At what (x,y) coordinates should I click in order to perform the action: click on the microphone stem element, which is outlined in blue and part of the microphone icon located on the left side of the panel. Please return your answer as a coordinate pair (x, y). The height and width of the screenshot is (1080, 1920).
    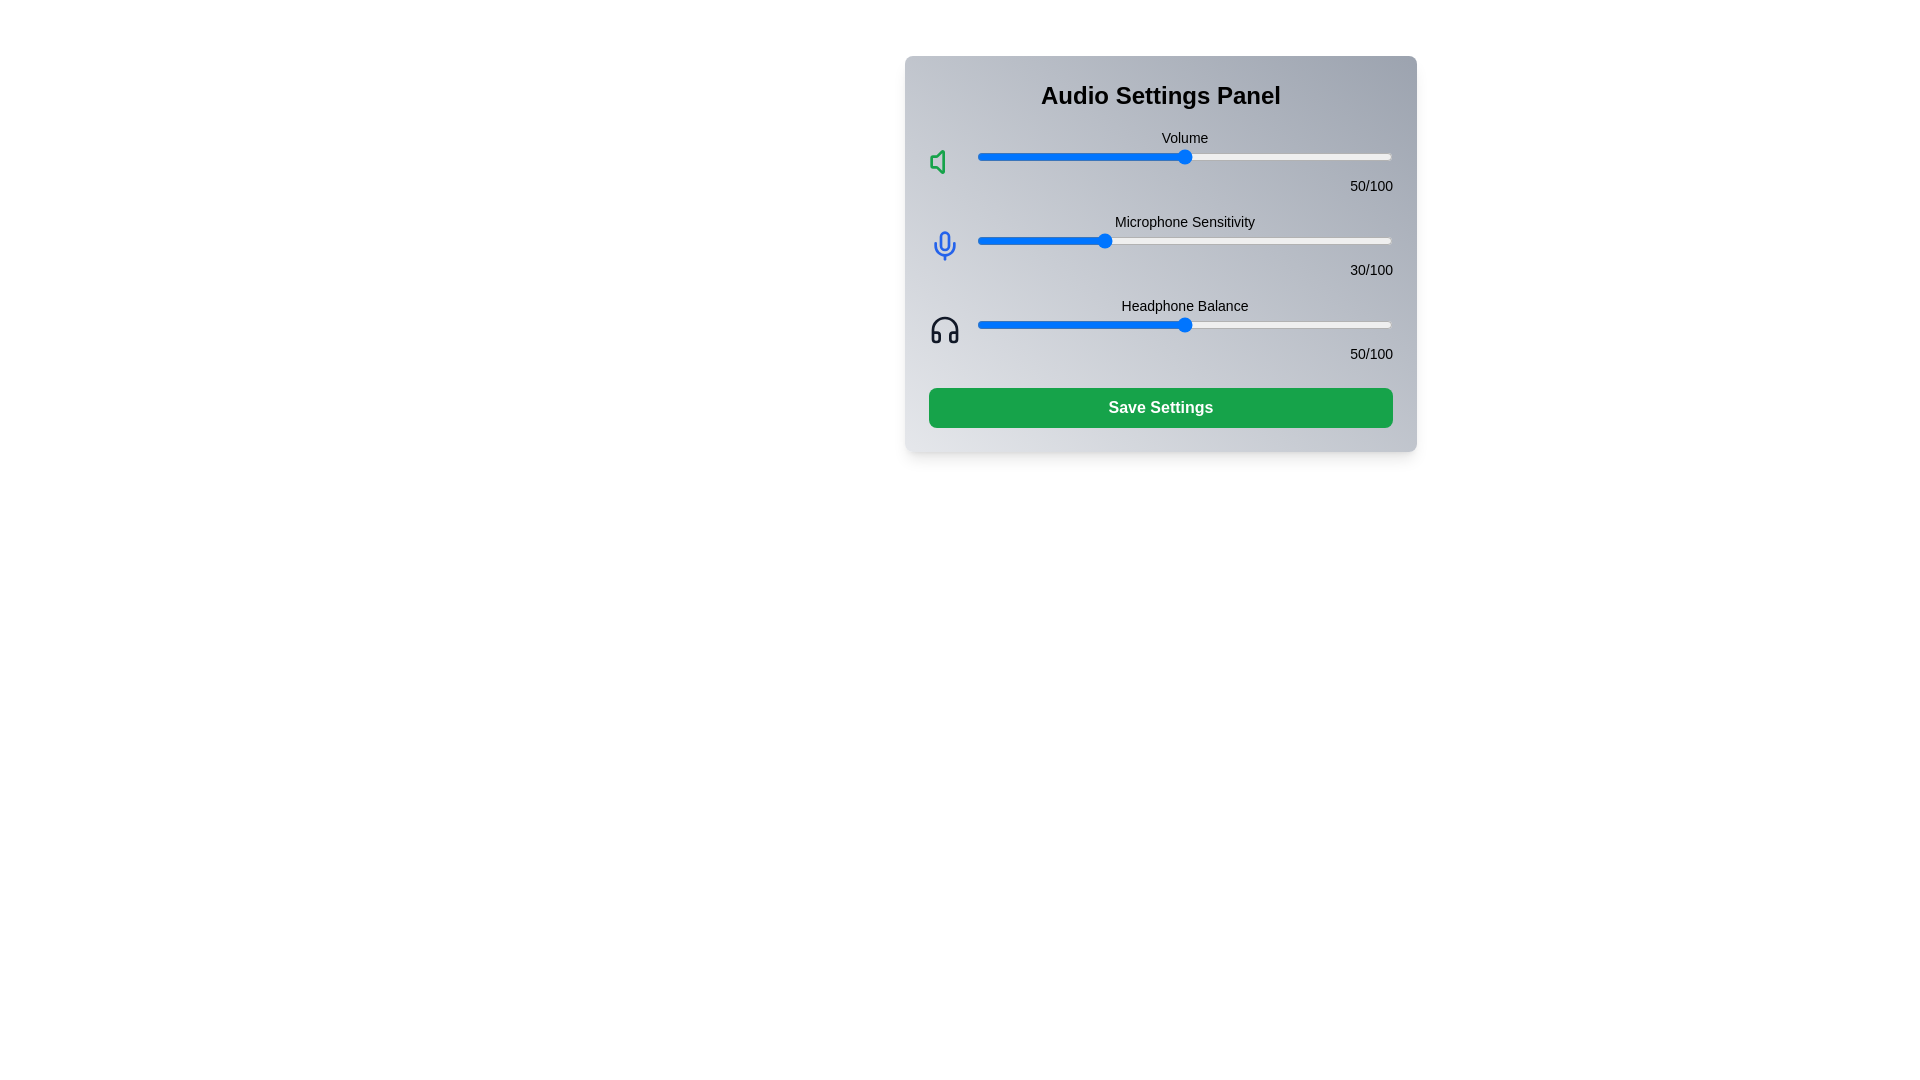
    Looking at the image, I should click on (944, 239).